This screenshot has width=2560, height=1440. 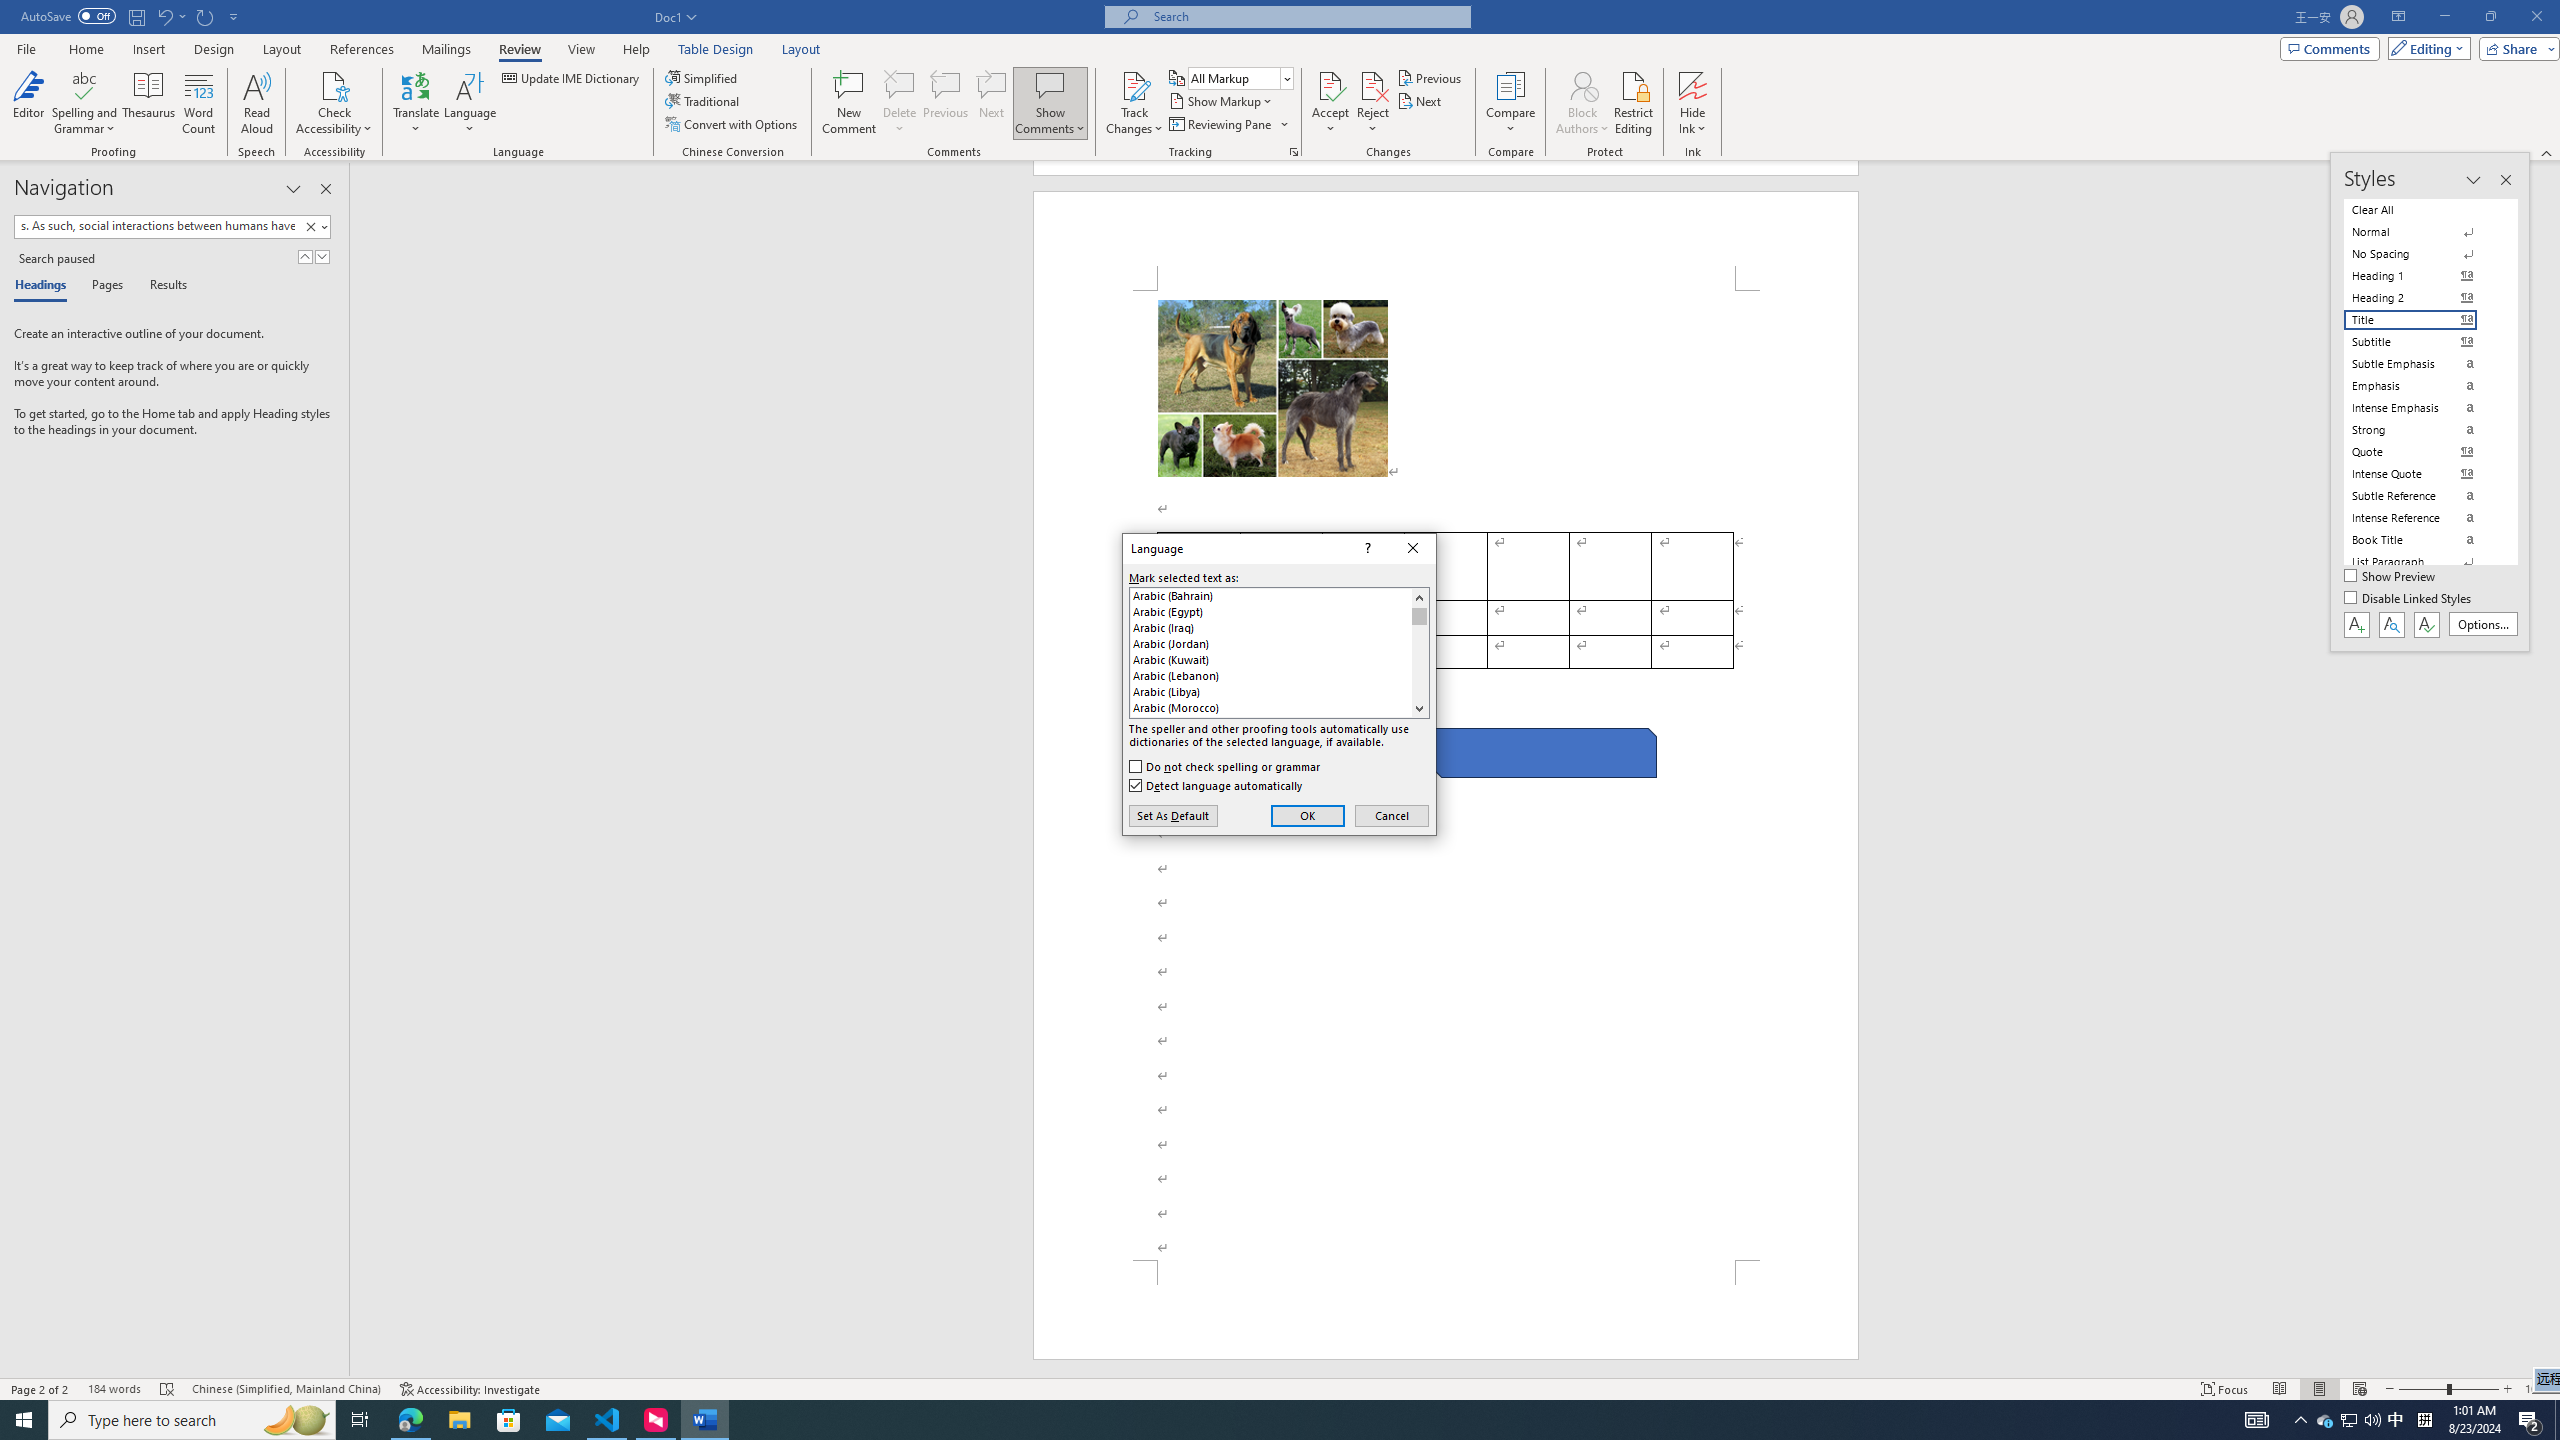 I want to click on 'Line down', so click(x=1418, y=708).